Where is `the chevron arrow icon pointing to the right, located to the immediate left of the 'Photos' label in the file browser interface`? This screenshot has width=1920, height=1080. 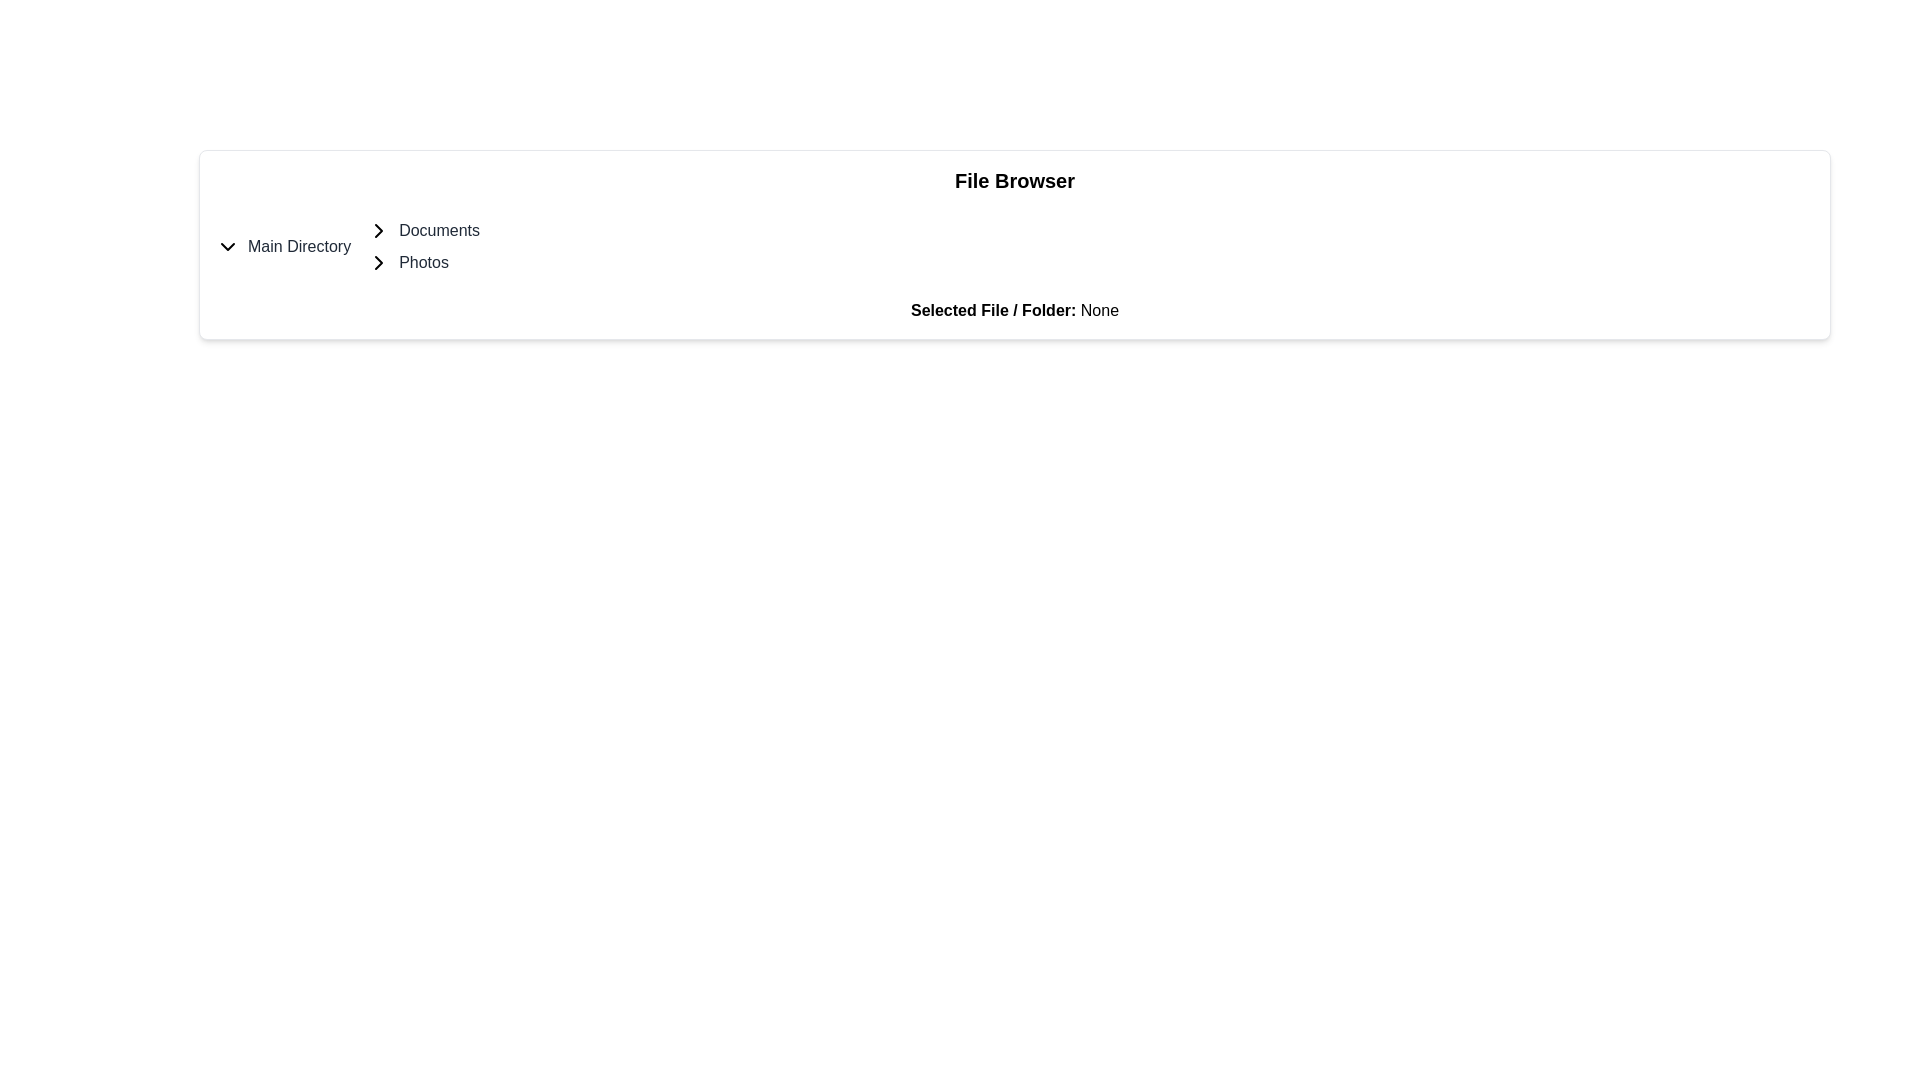
the chevron arrow icon pointing to the right, located to the immediate left of the 'Photos' label in the file browser interface is located at coordinates (379, 261).